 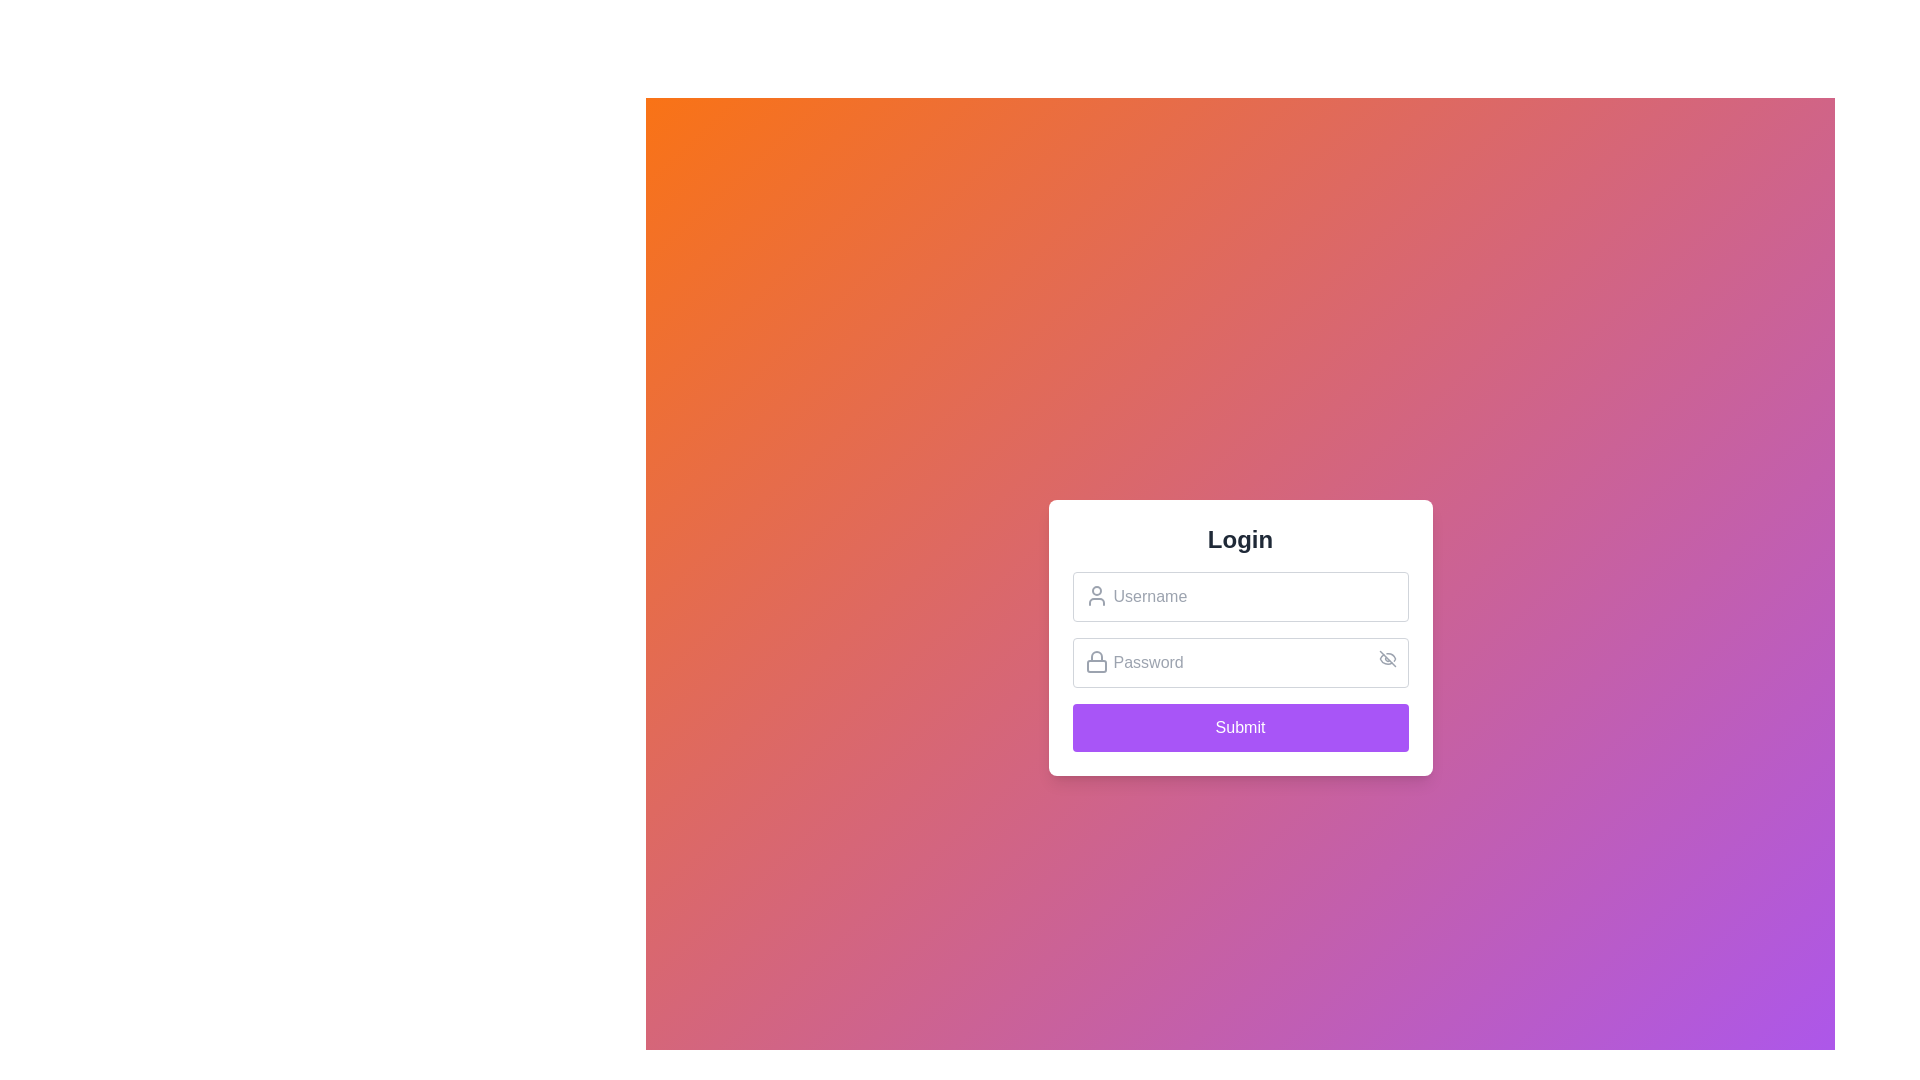 I want to click on the concealed eye icon located near the right side of the password input field in the login form to potentially display a tooltip, so click(x=1386, y=659).